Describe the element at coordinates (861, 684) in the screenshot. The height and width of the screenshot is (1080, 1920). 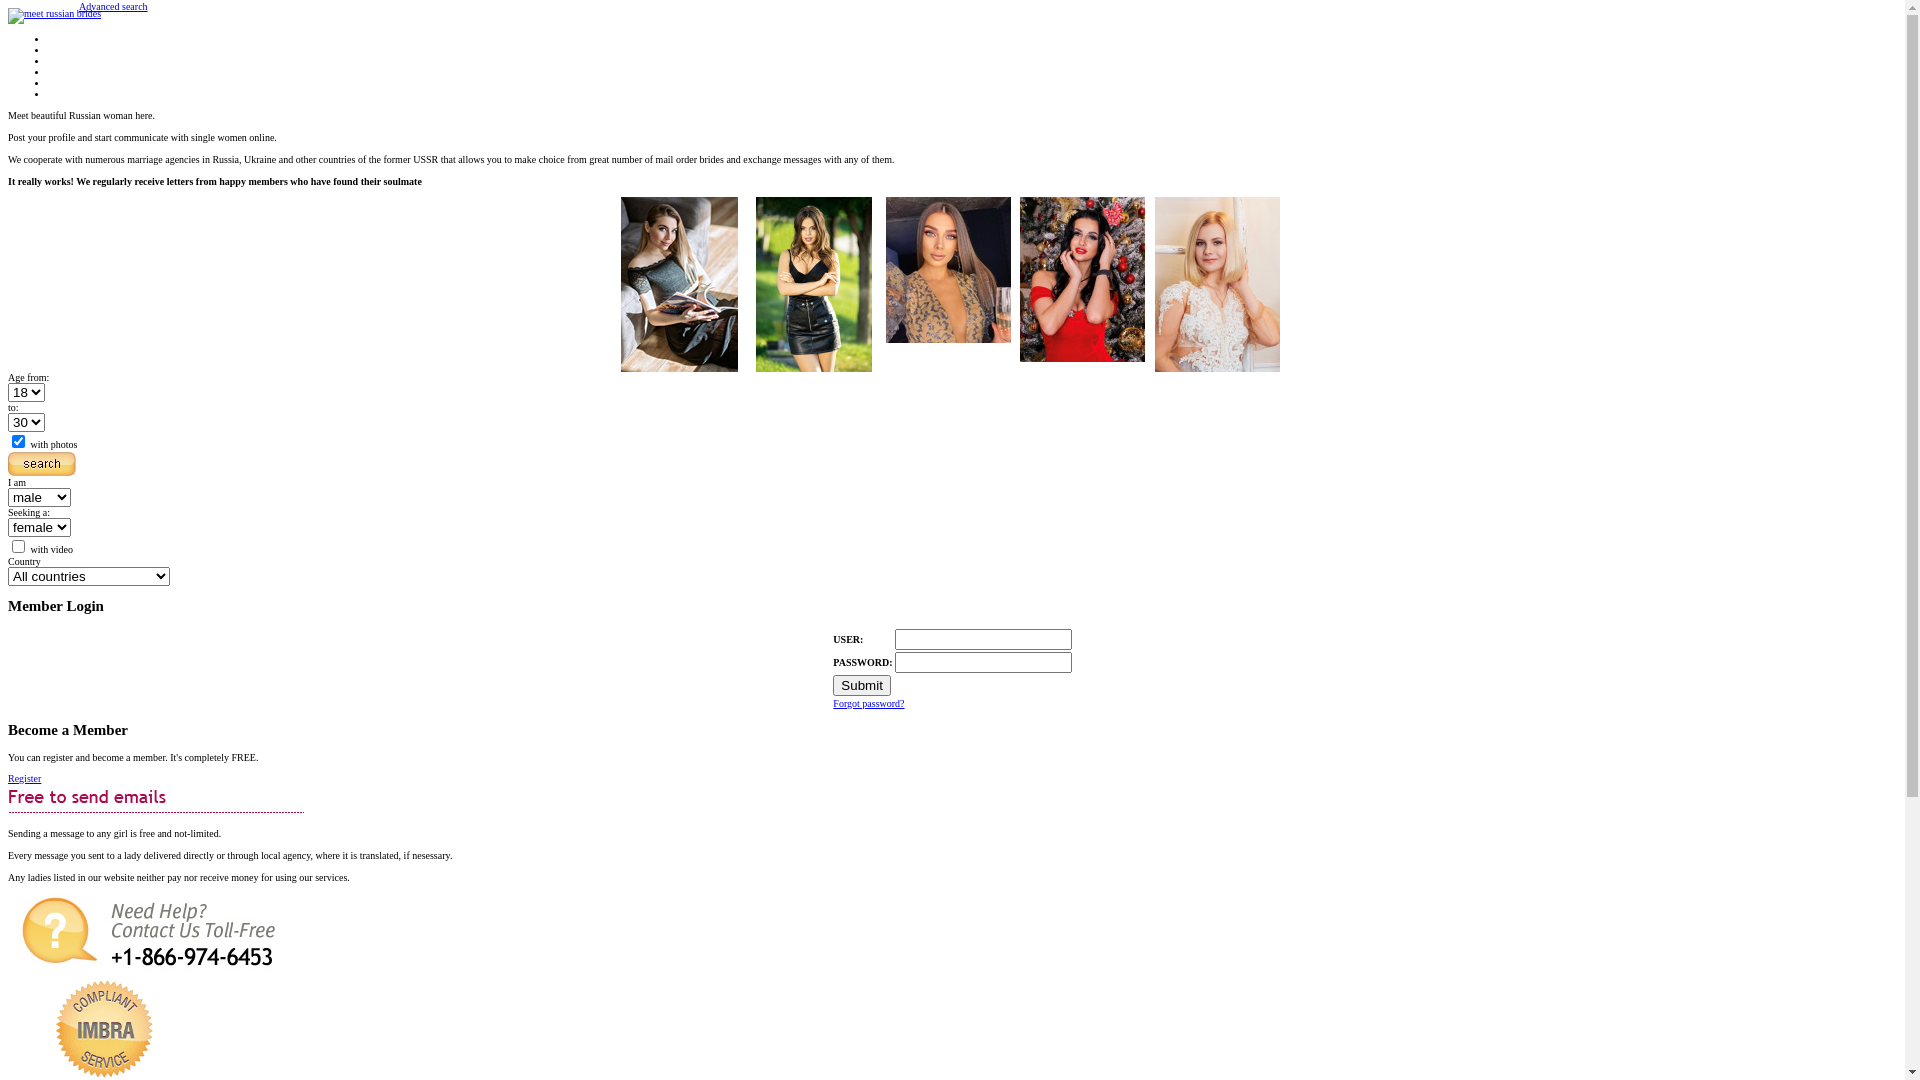
I see `'Submit'` at that location.